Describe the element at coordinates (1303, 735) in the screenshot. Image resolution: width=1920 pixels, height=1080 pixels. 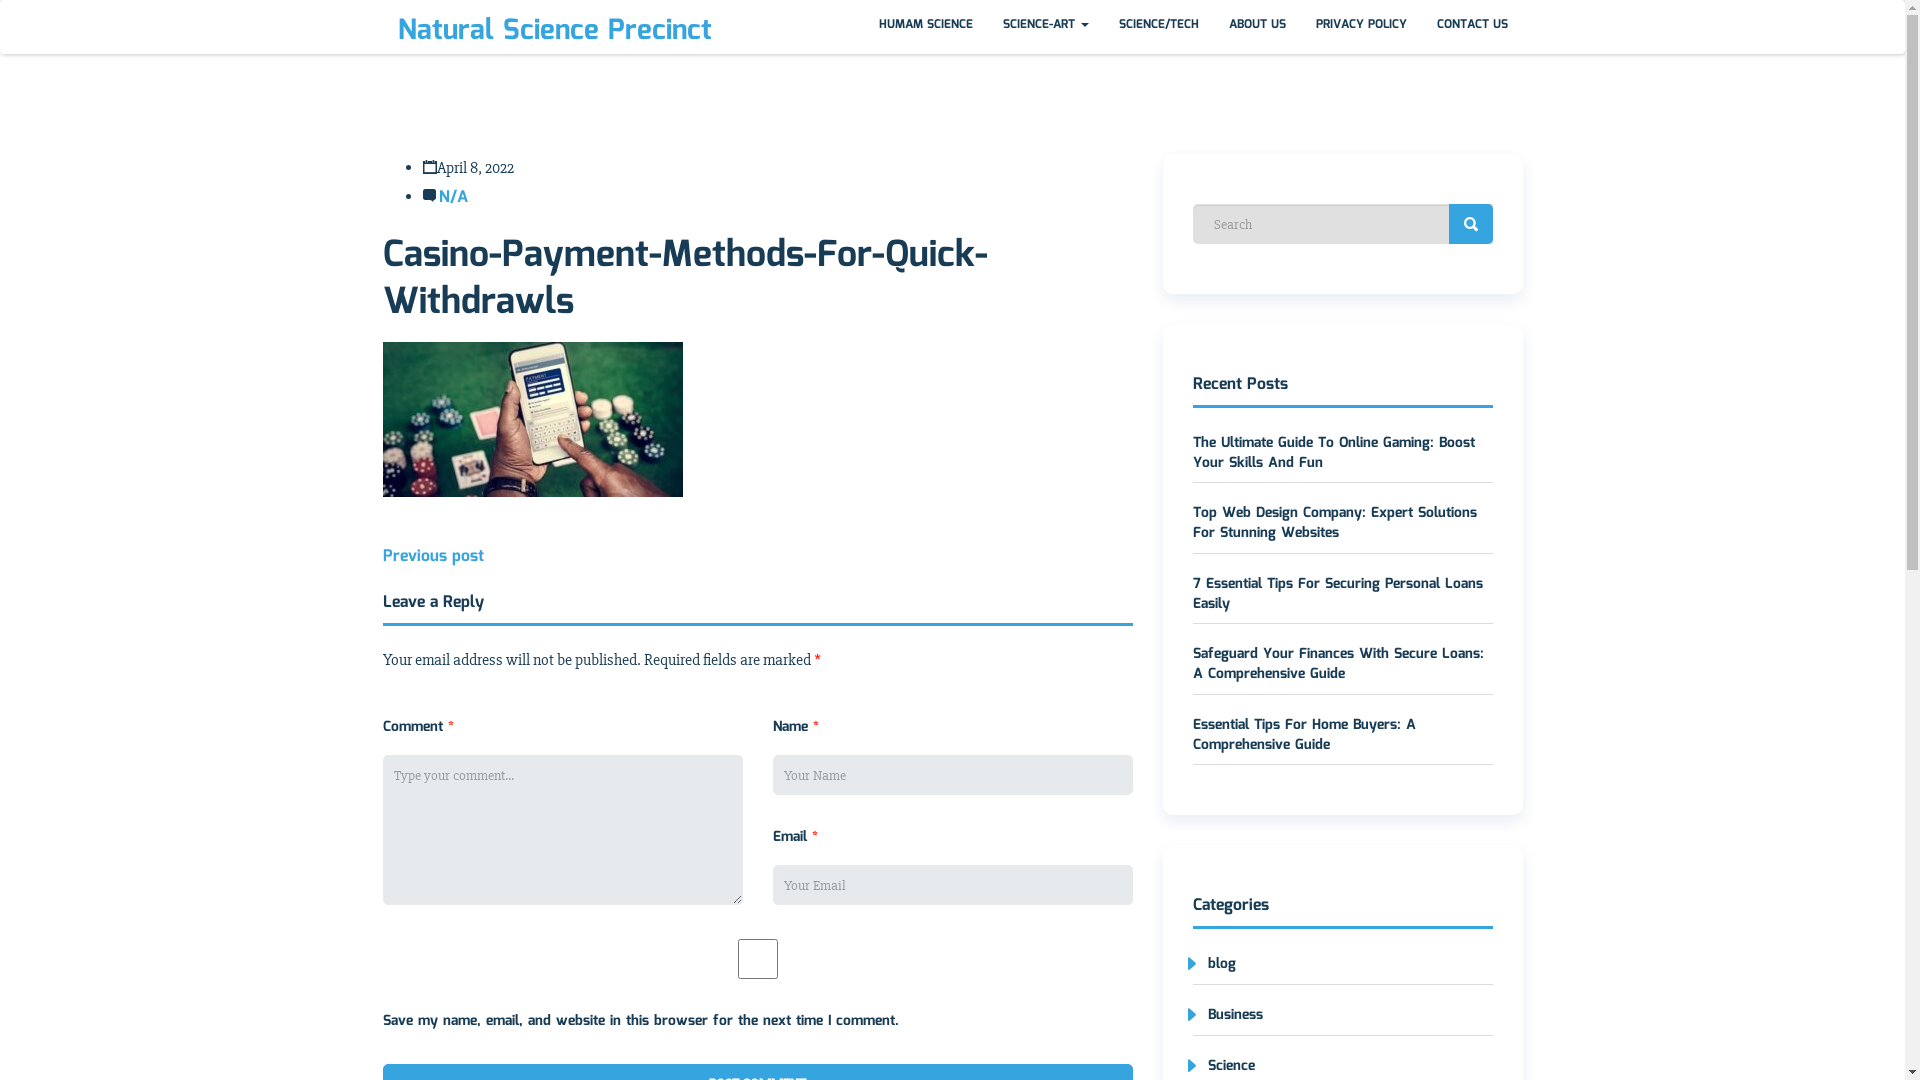
I see `'Essential Tips For Home Buyers: A Comprehensive Guide'` at that location.